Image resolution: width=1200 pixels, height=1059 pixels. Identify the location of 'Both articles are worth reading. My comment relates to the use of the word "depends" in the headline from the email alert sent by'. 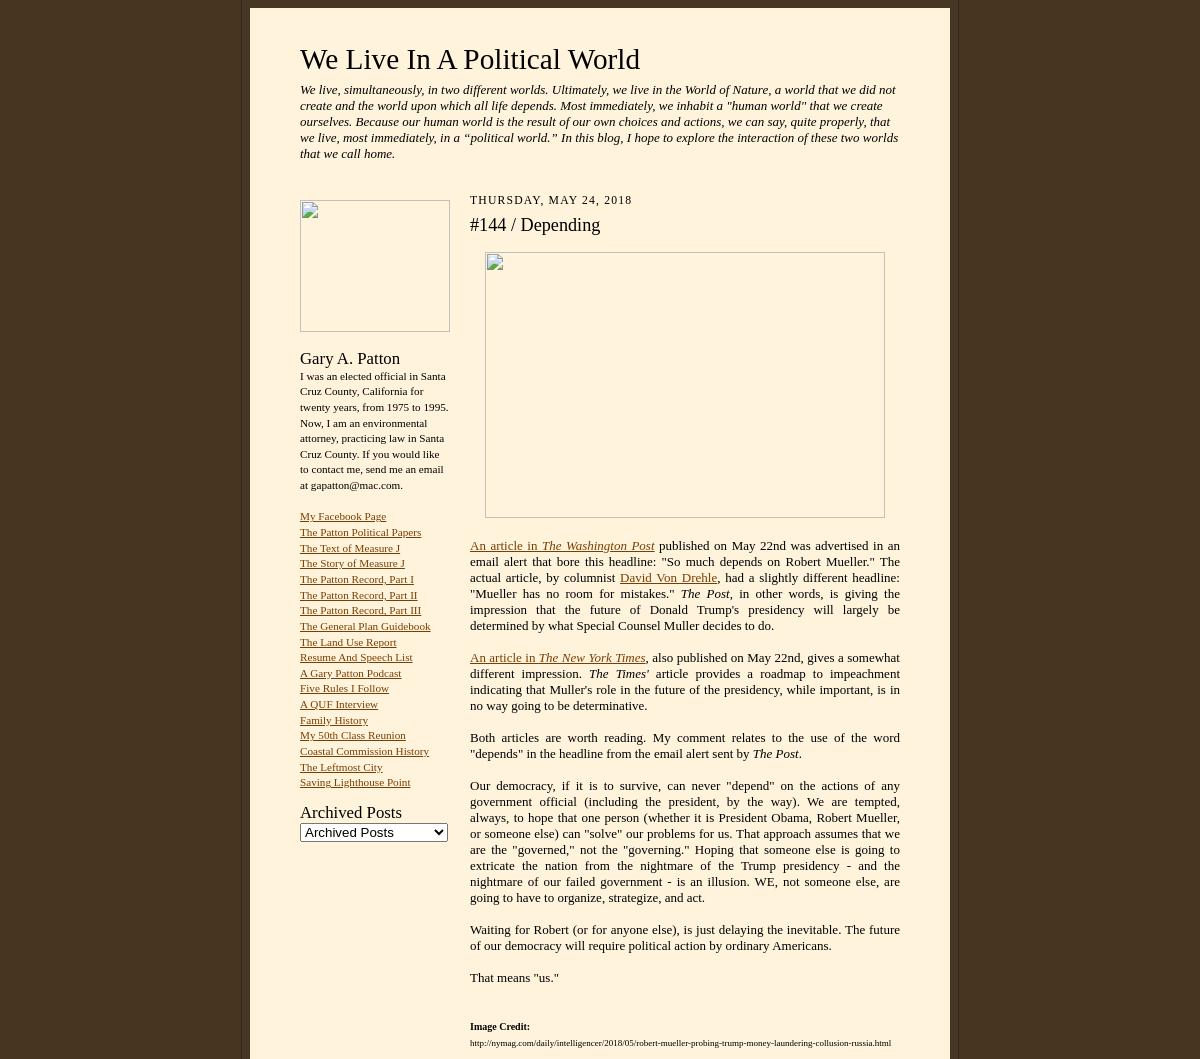
(684, 744).